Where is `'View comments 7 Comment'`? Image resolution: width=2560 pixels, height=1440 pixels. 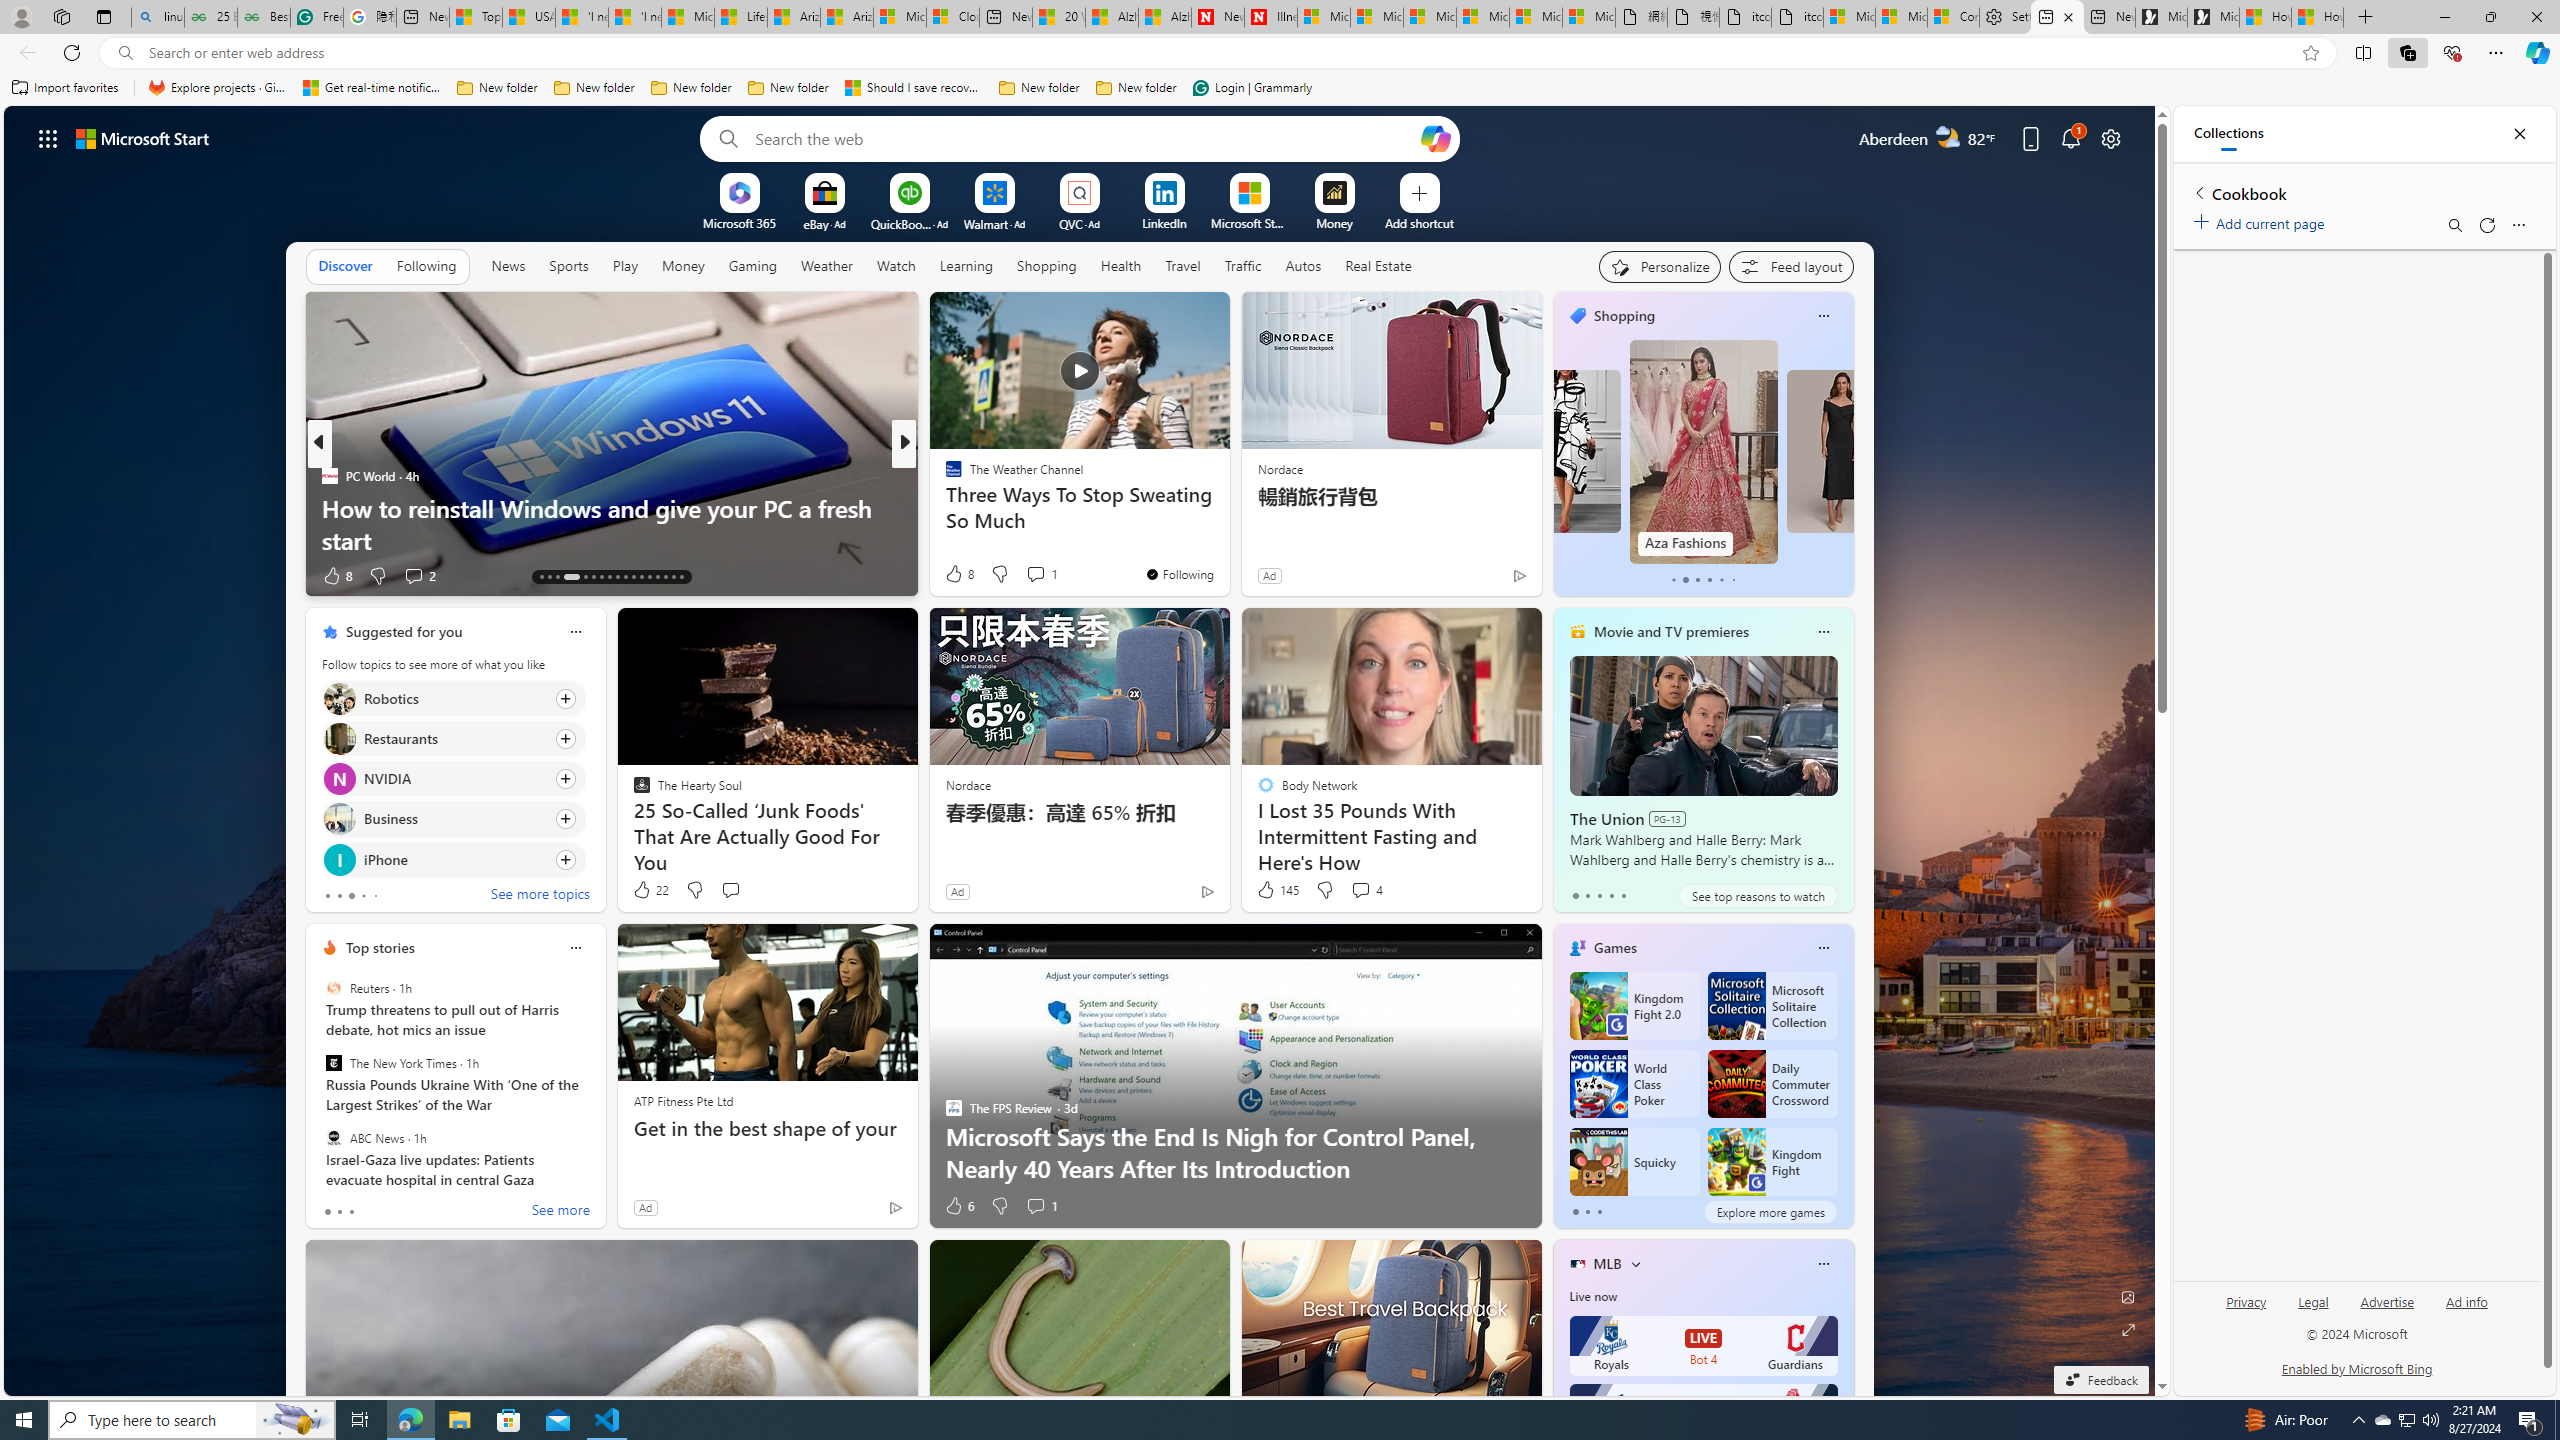 'View comments 7 Comment' is located at coordinates (1040, 575).